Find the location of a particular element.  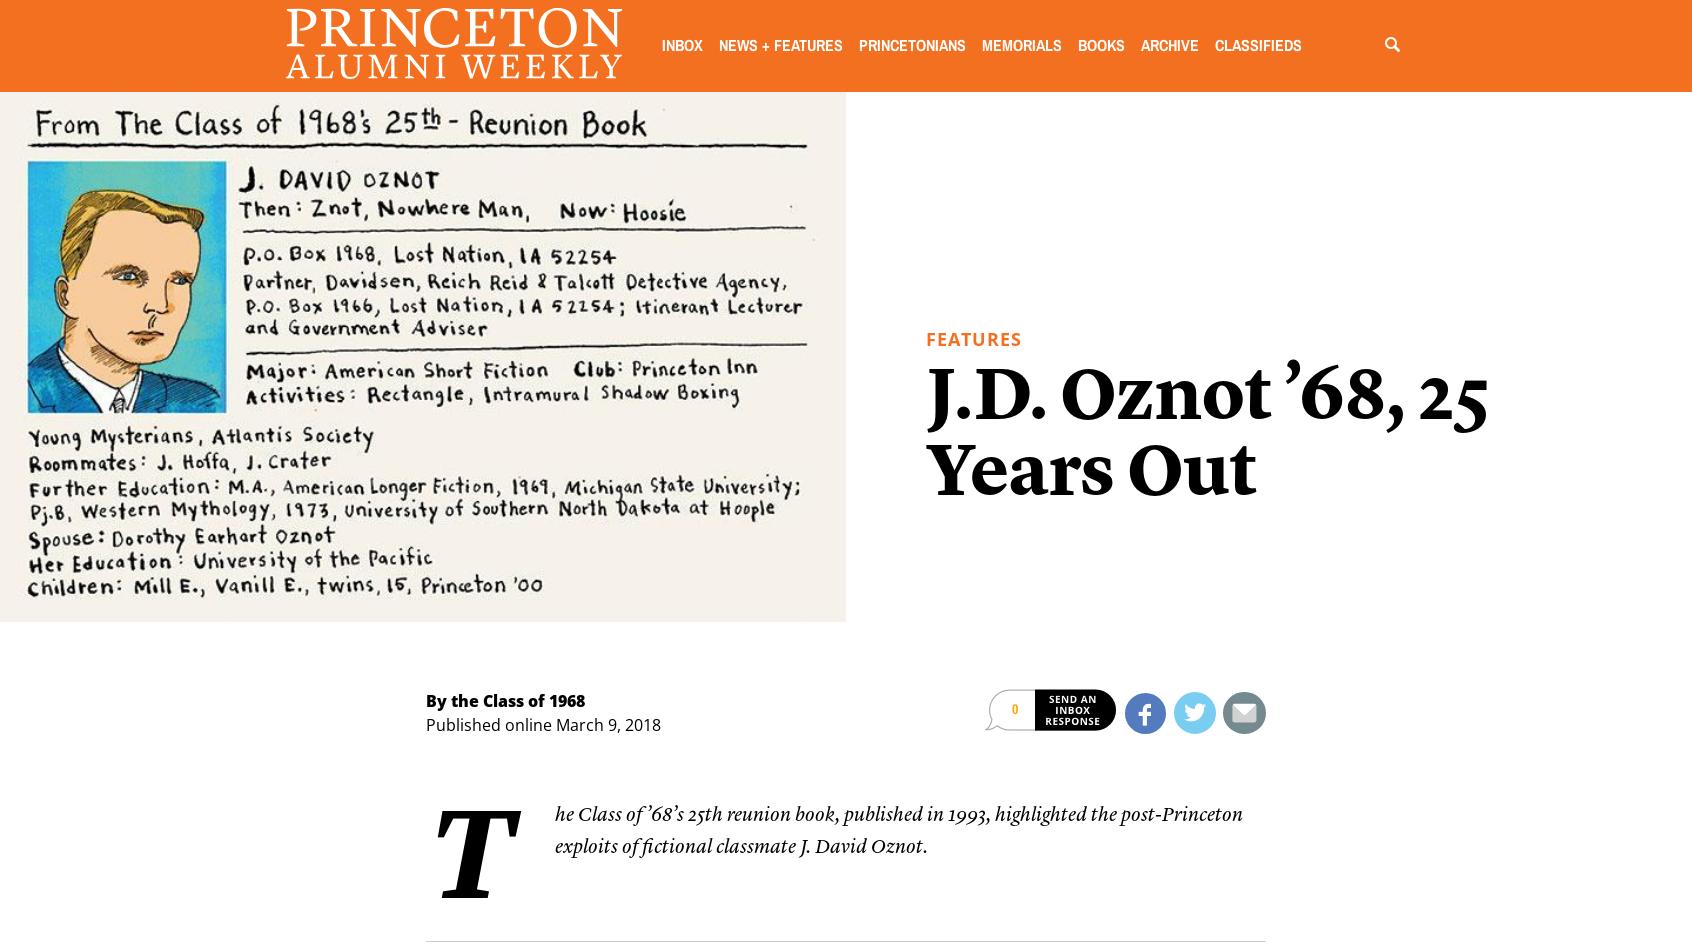

'Memorials' is located at coordinates (1019, 45).